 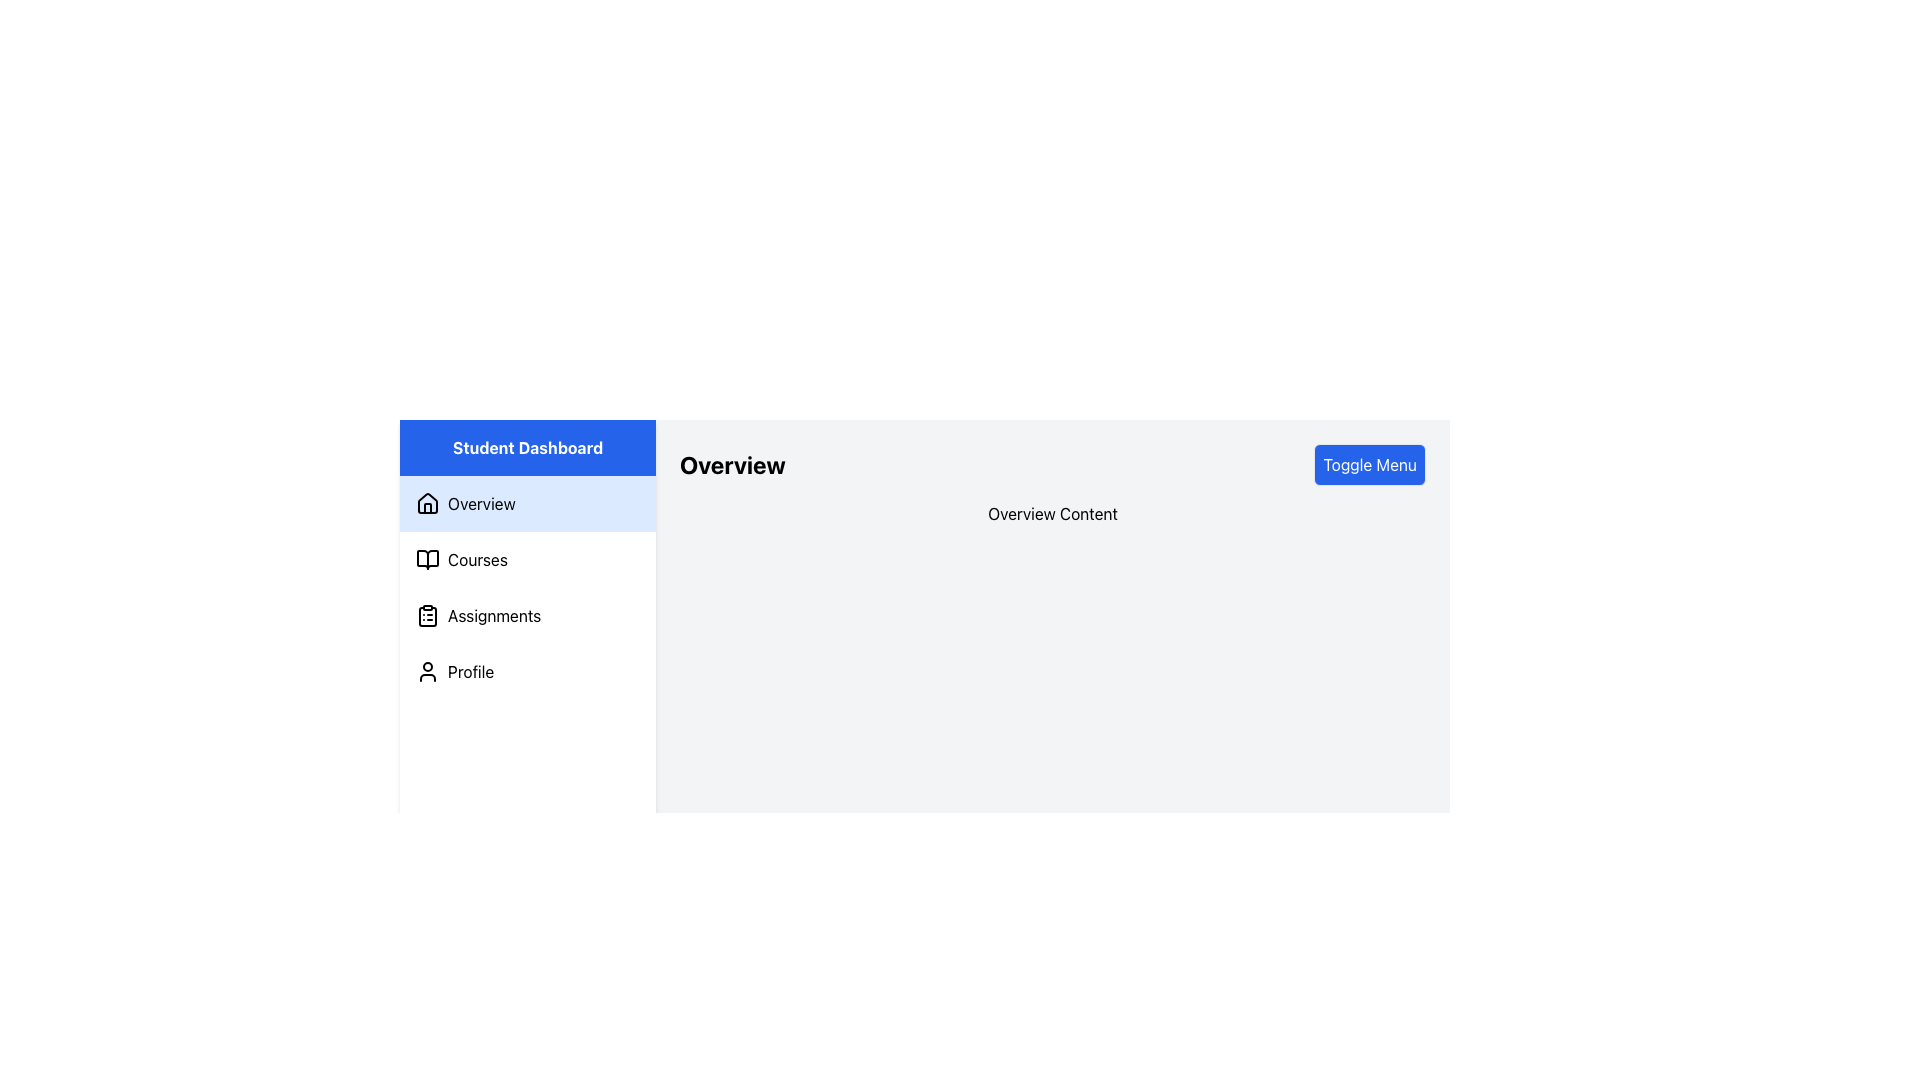 What do you see at coordinates (476, 559) in the screenshot?
I see `the 'Courses' text label in the sidebar menu` at bounding box center [476, 559].